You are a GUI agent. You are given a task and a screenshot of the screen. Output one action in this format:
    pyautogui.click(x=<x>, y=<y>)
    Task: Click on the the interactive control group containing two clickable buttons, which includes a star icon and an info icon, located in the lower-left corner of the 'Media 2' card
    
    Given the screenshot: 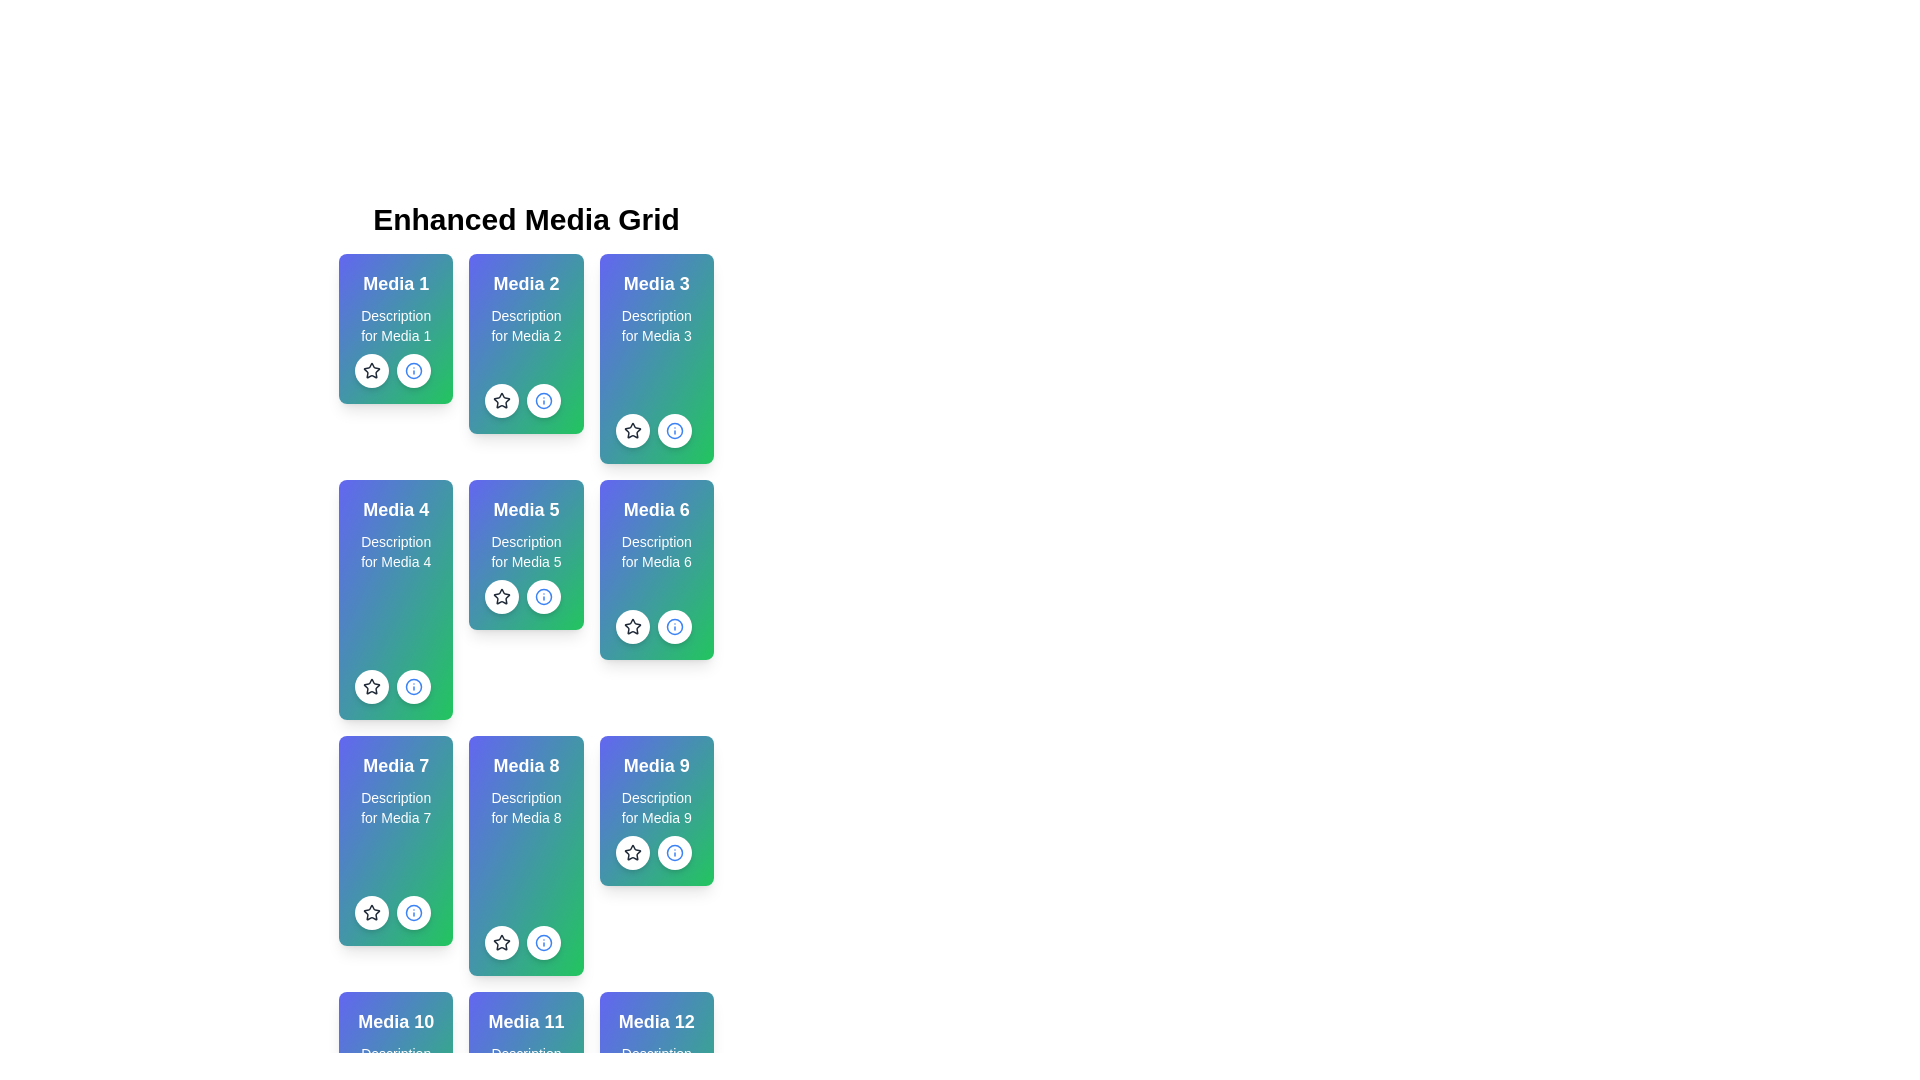 What is the action you would take?
    pyautogui.click(x=523, y=401)
    